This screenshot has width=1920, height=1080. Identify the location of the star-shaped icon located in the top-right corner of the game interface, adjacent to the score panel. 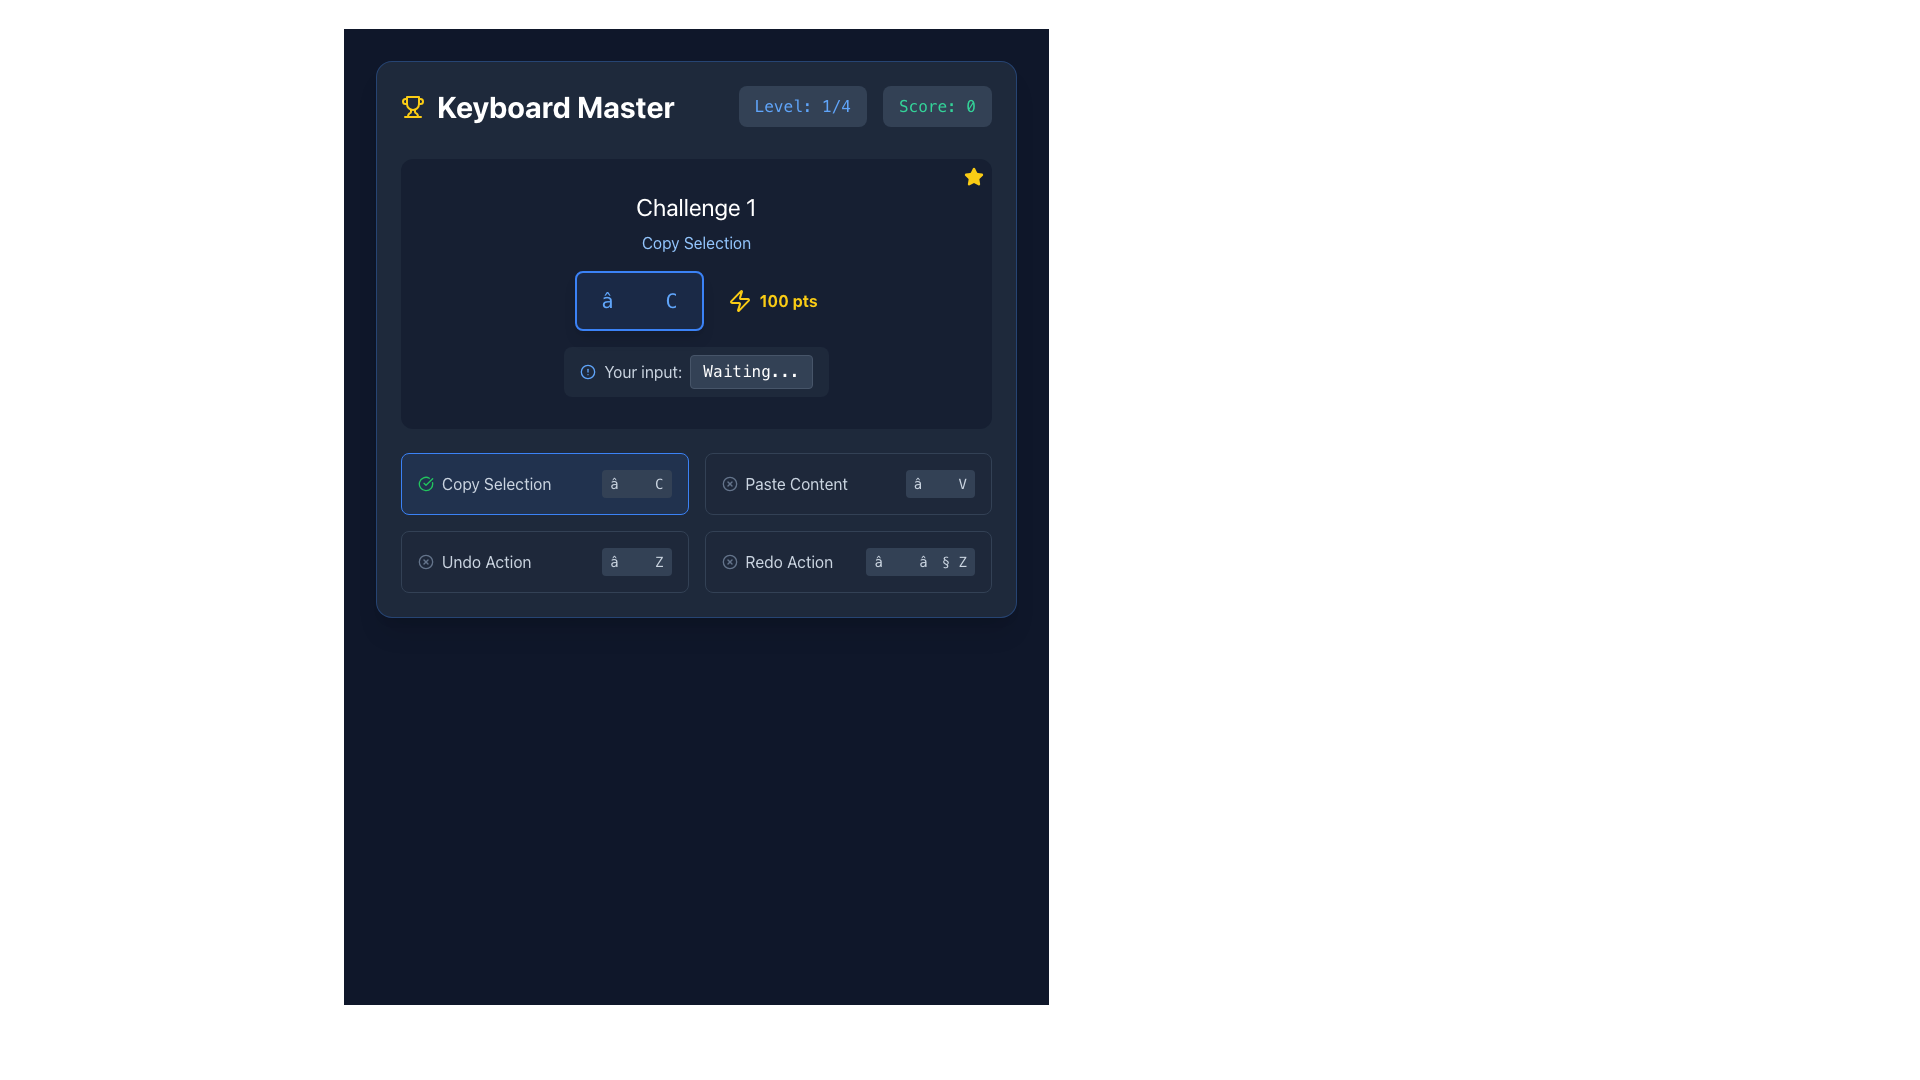
(974, 175).